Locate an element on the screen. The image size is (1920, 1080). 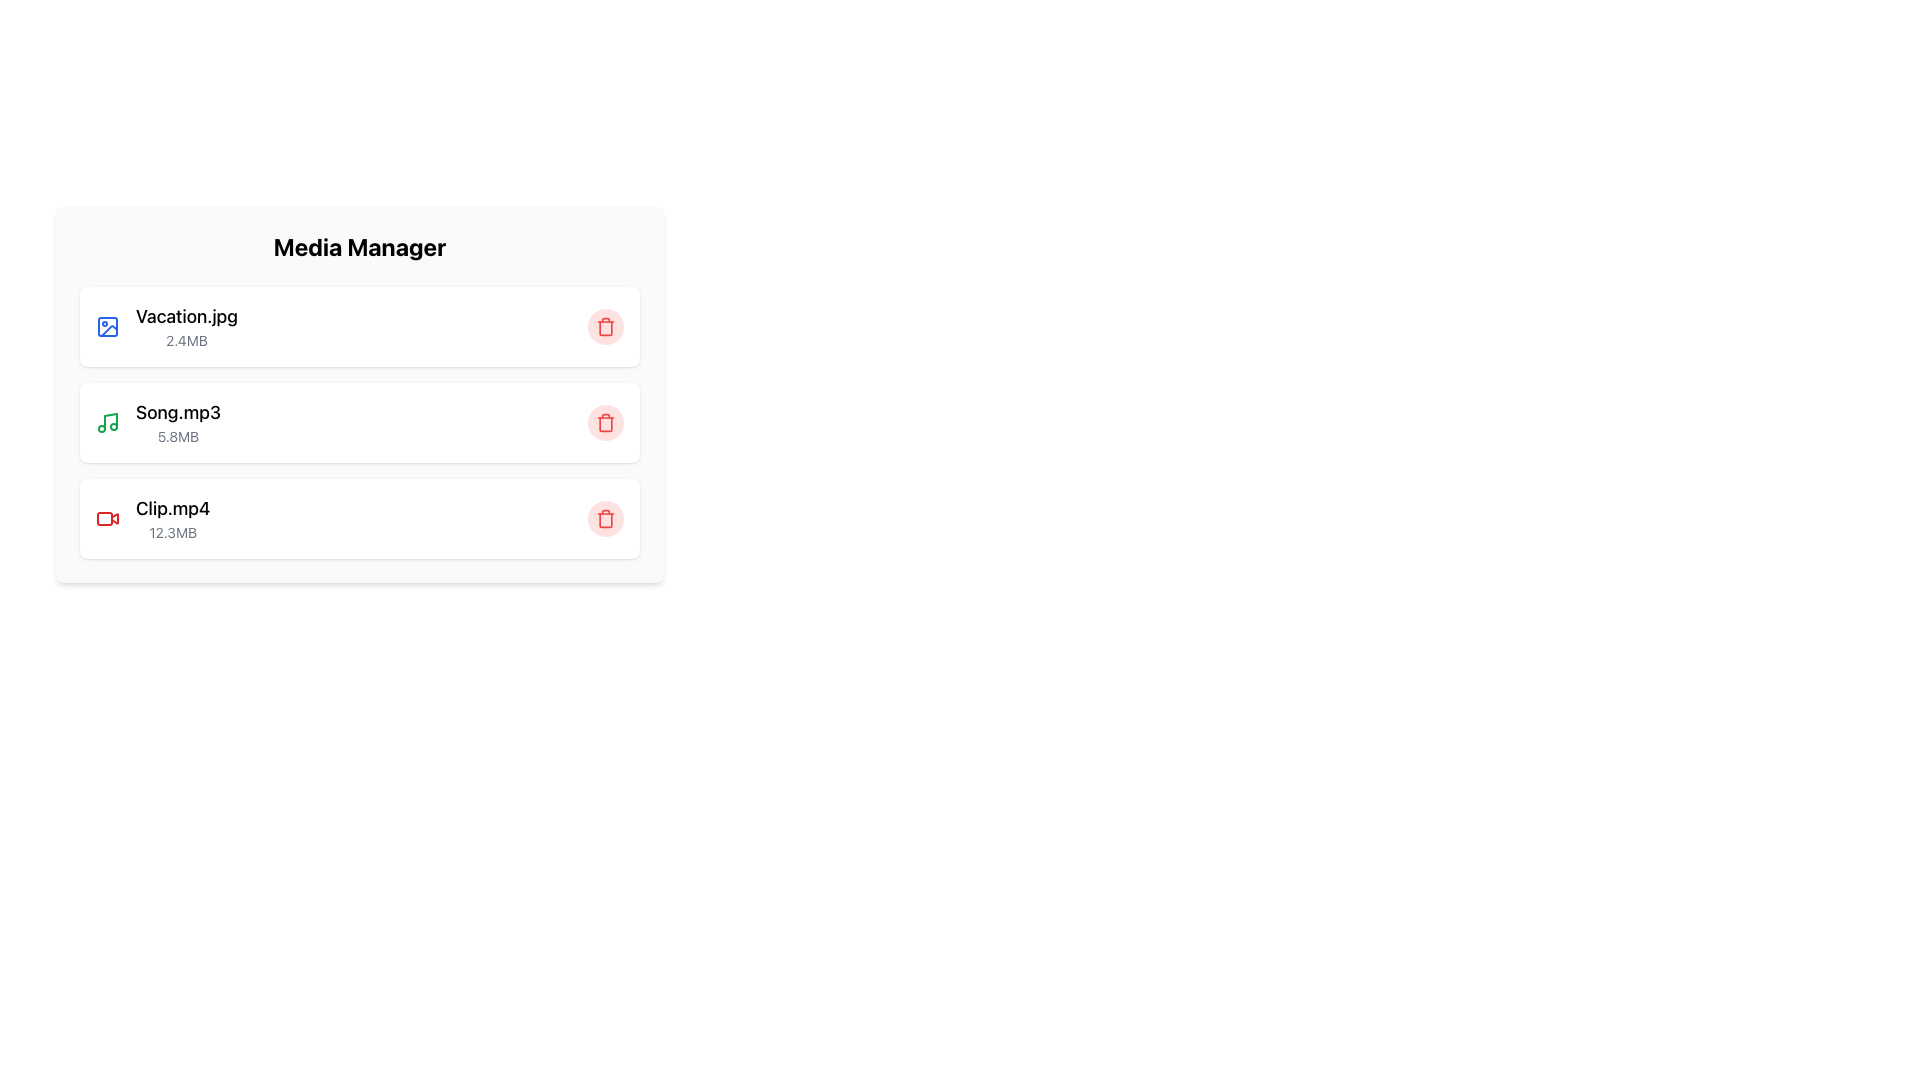
the delete icon button located on the right side of the 'Clip.mp4 12.3MB' entry in the media manager section is located at coordinates (604, 518).